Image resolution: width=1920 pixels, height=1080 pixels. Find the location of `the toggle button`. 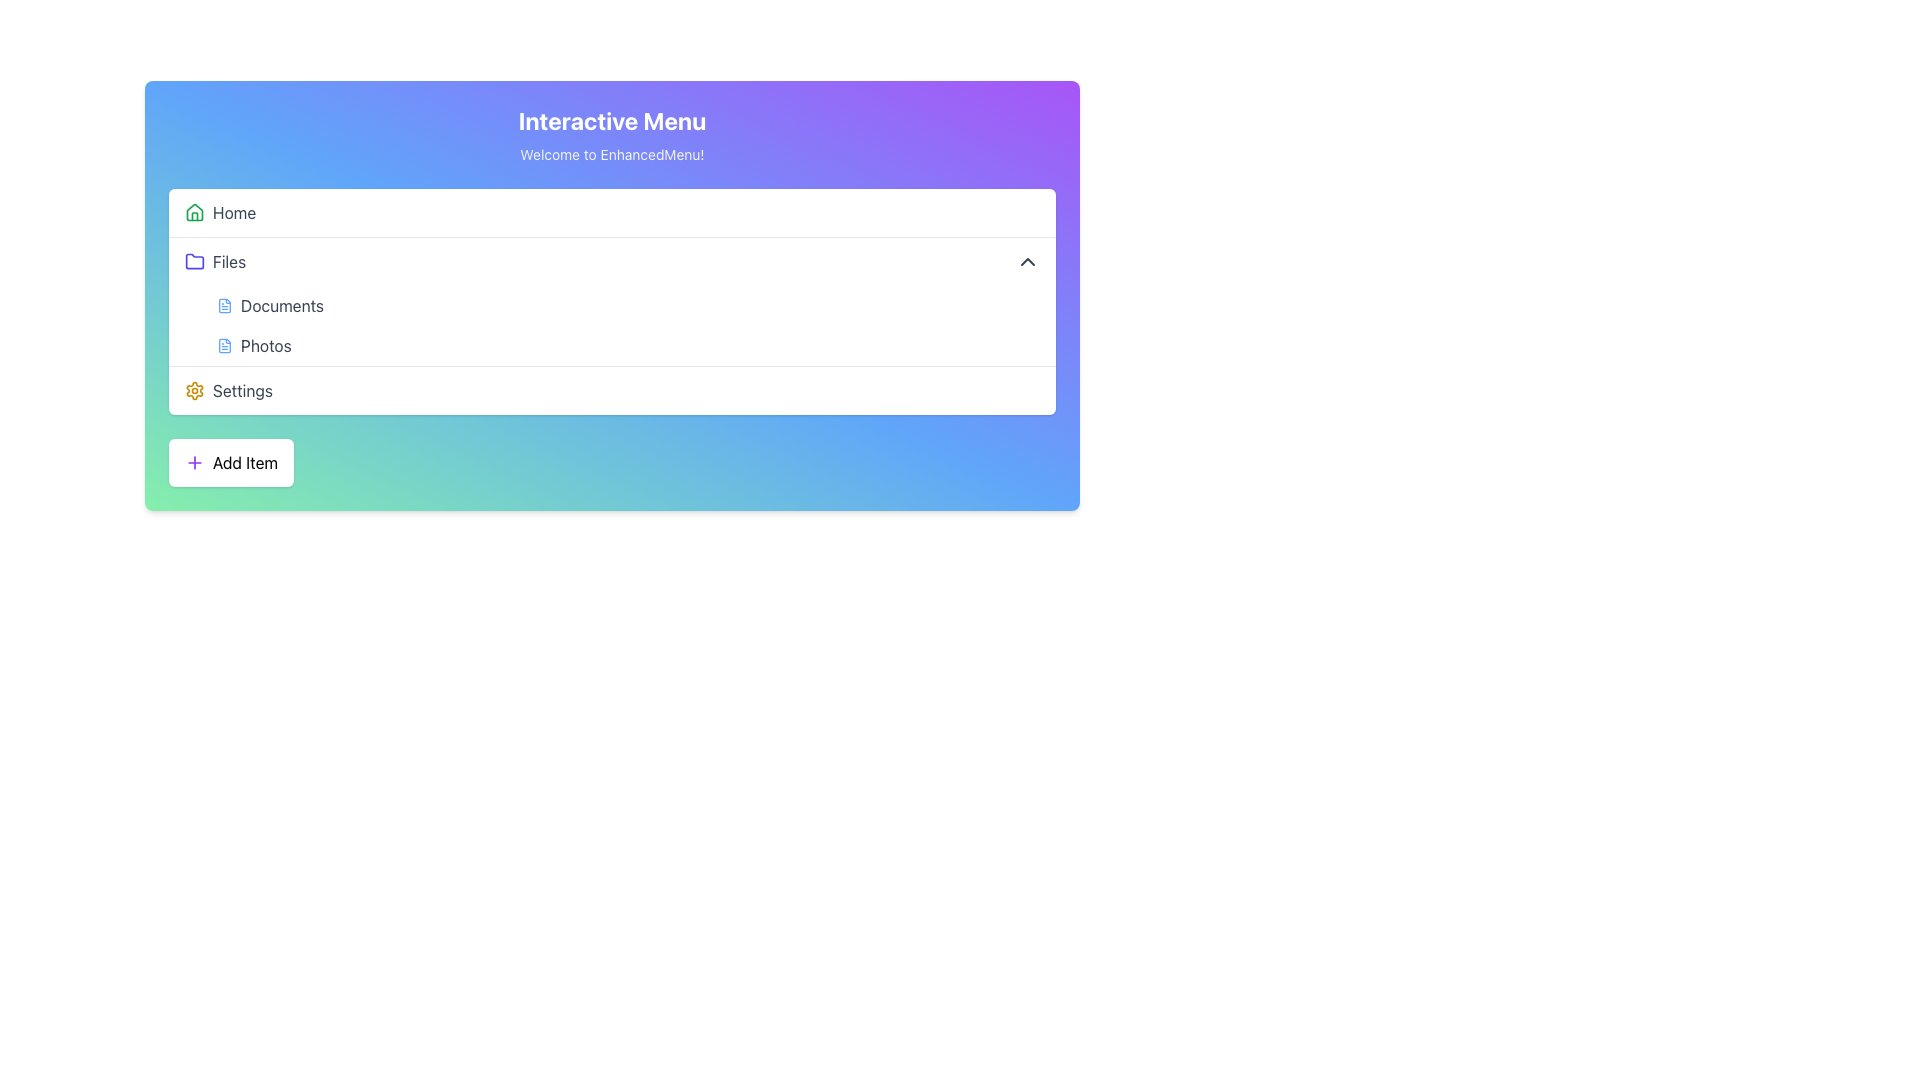

the toggle button is located at coordinates (611, 261).